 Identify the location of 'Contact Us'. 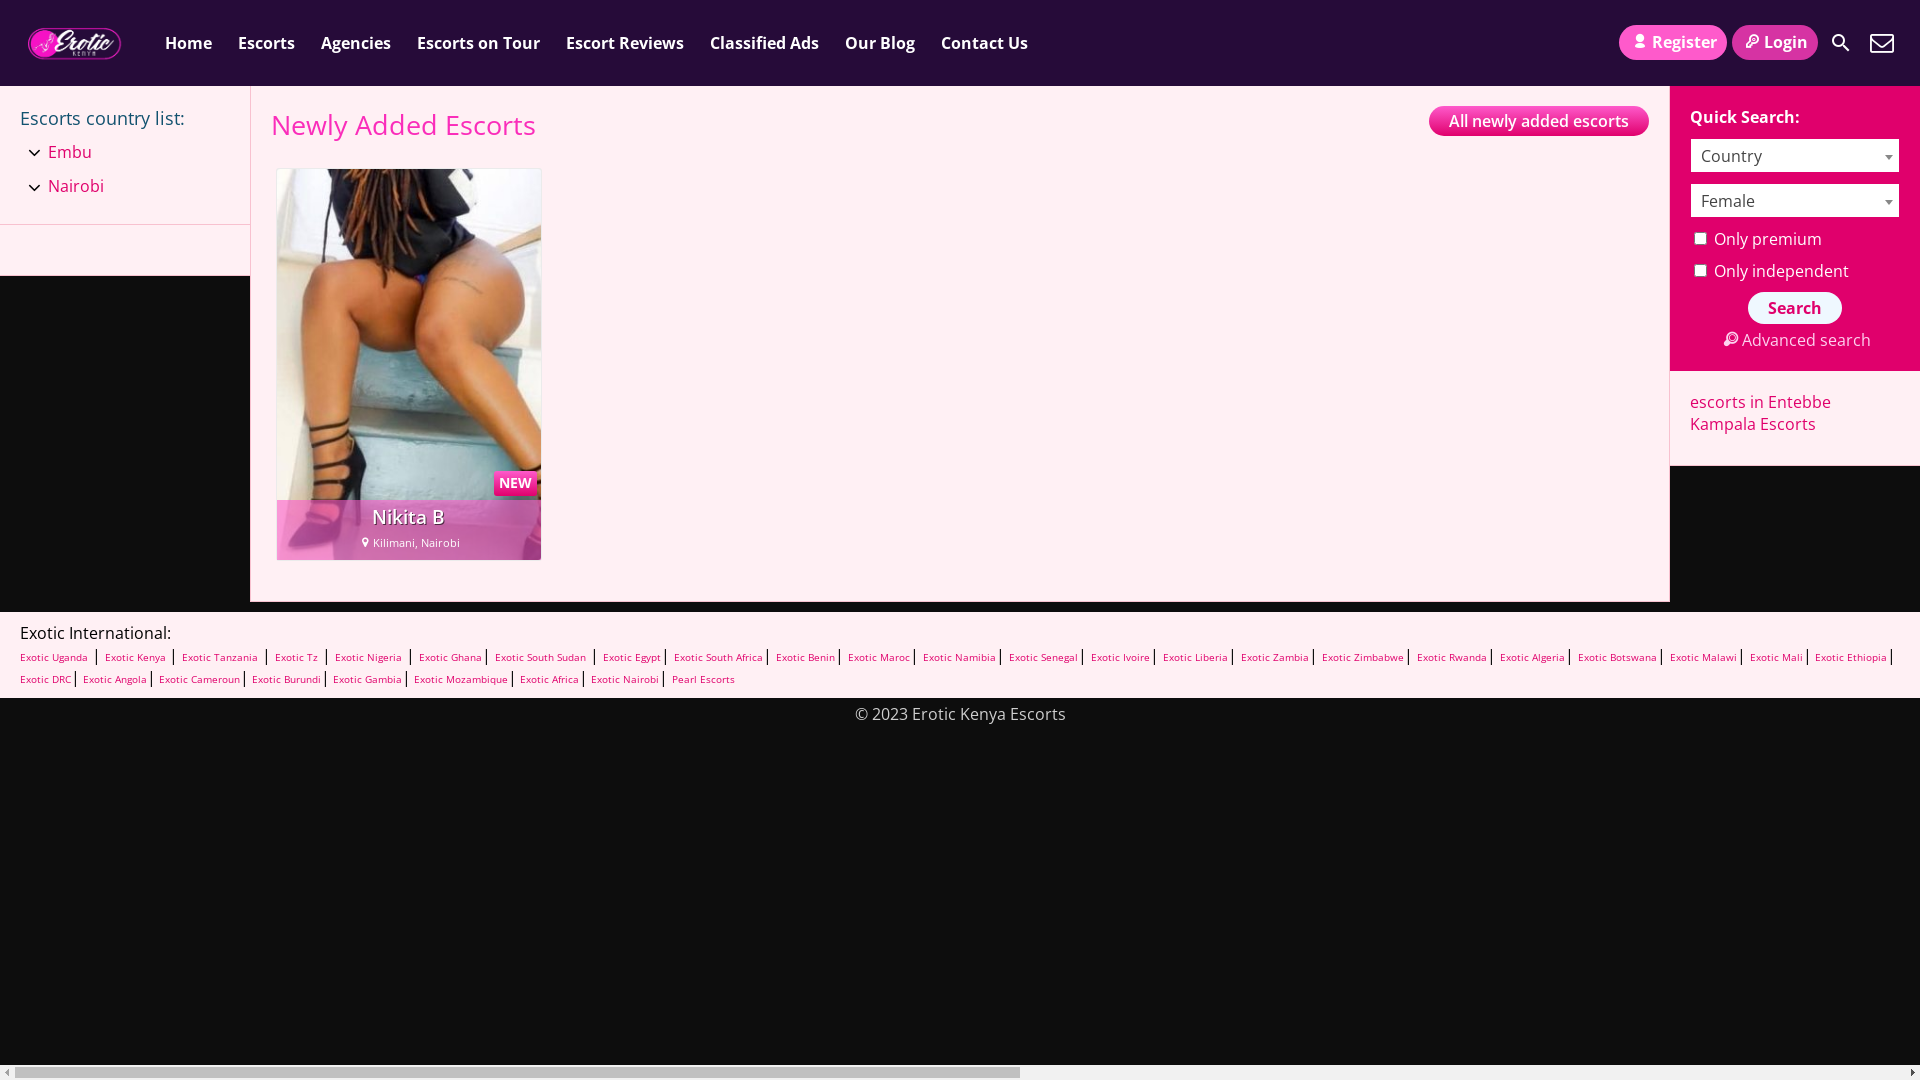
(984, 43).